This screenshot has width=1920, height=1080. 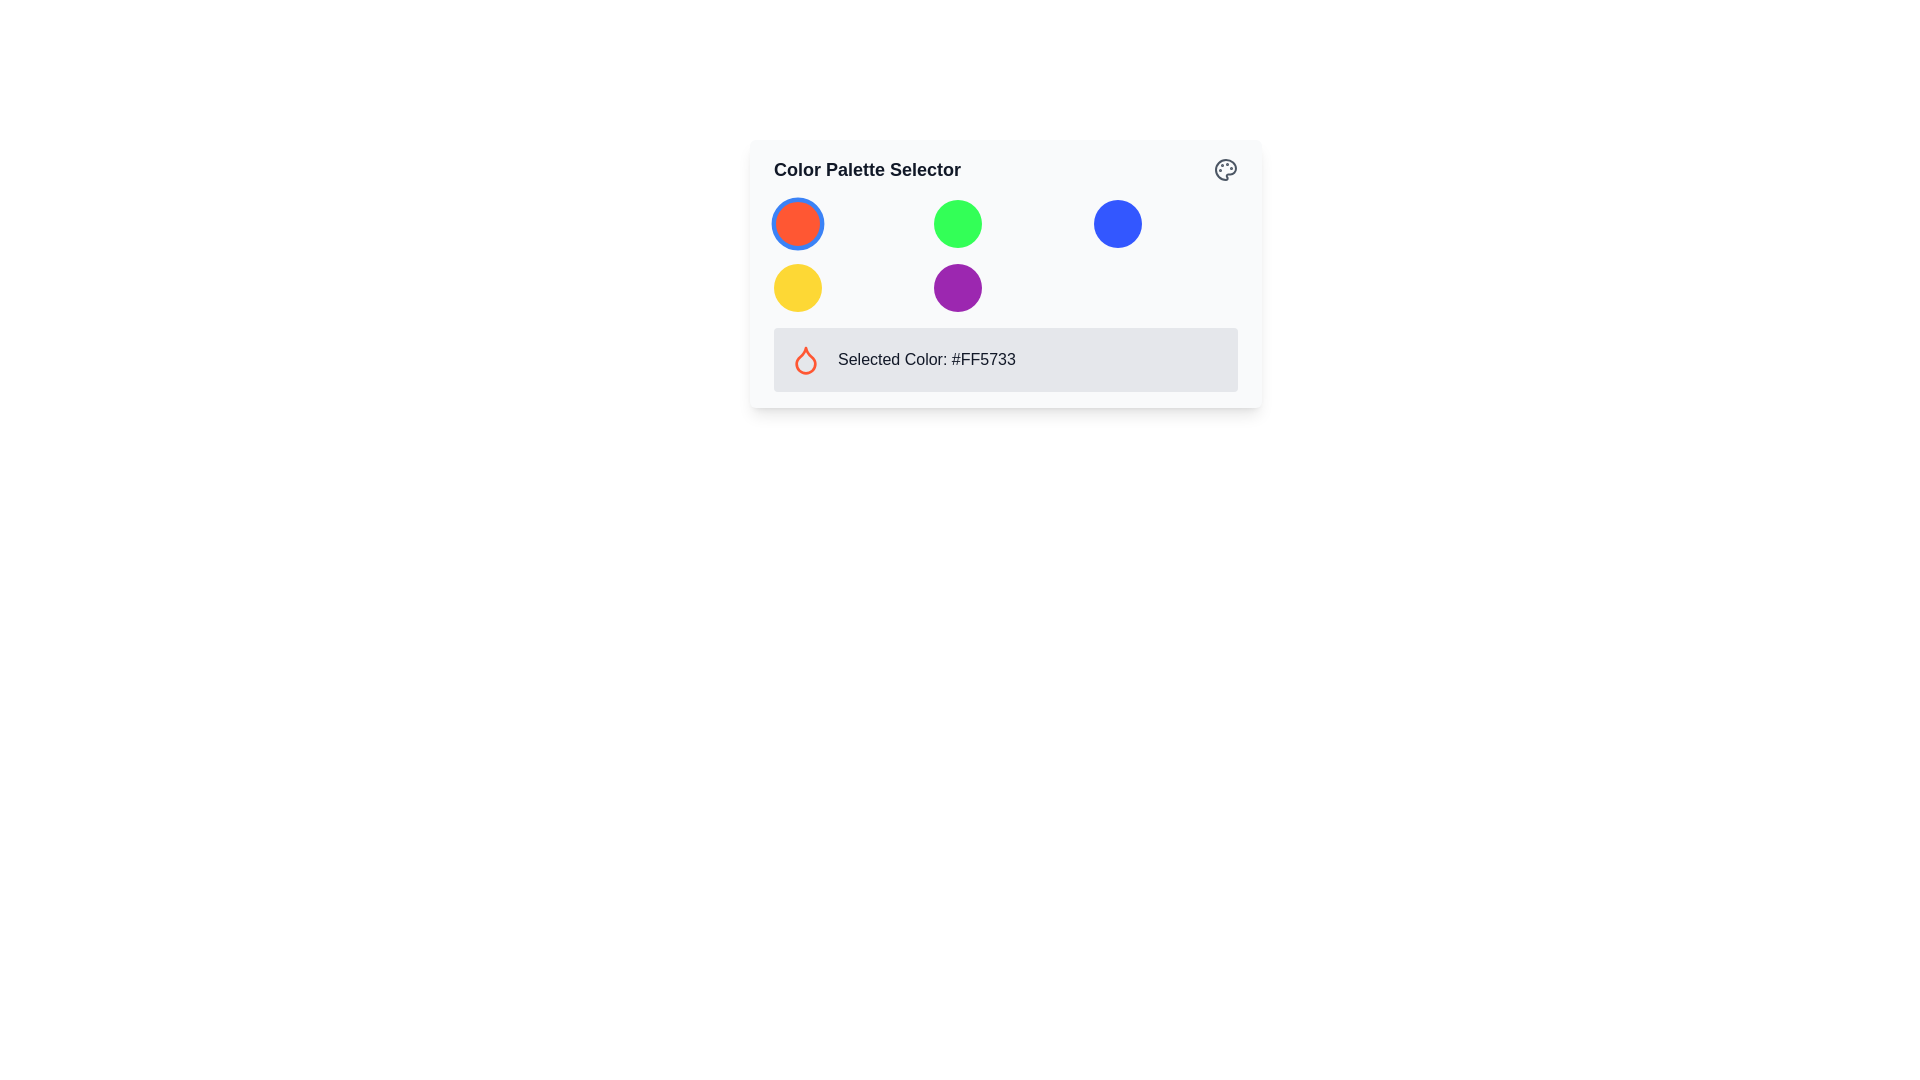 What do you see at coordinates (1224, 168) in the screenshot?
I see `the color selection icon located at the rightmost position in the 'Color Palette Selector' section` at bounding box center [1224, 168].